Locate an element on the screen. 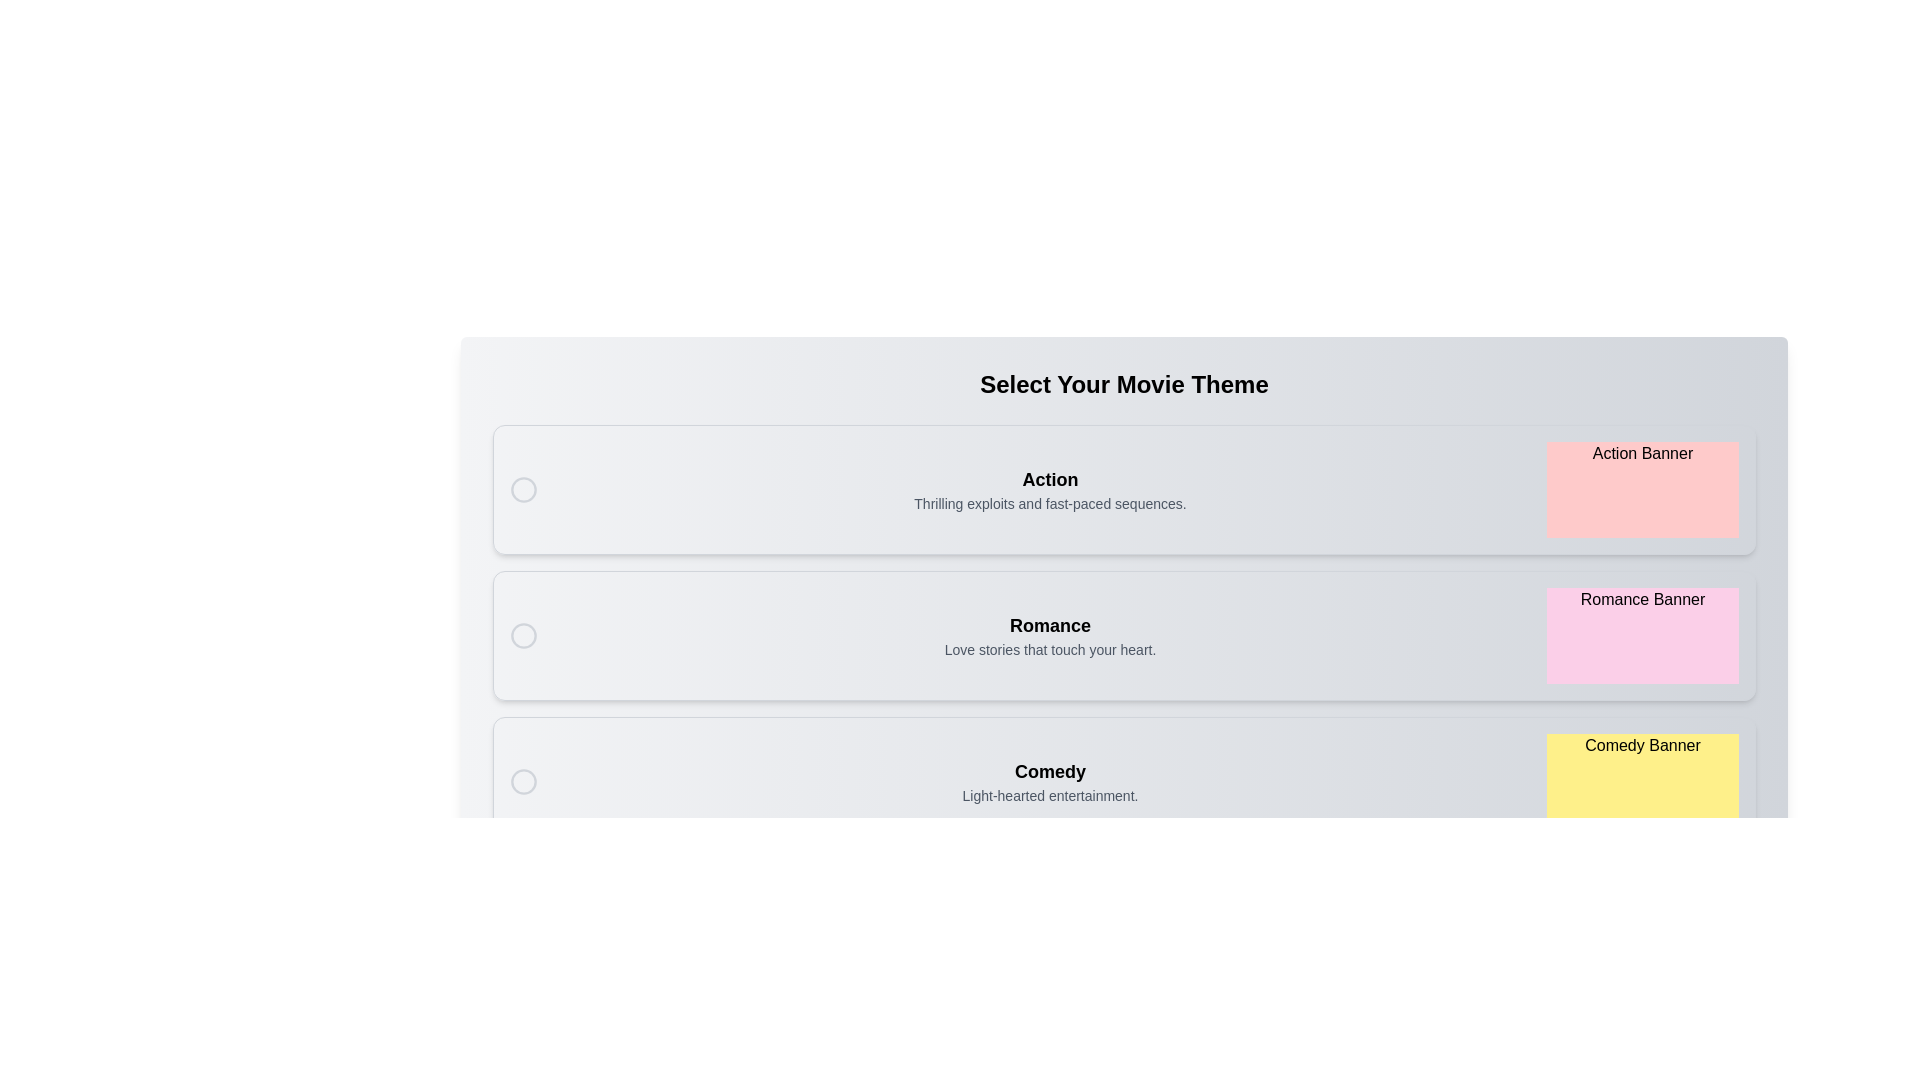 The image size is (1920, 1080). the third SVG Circle element that indicates an unselected state, located next to the 'Comedy' banner text is located at coordinates (523, 781).